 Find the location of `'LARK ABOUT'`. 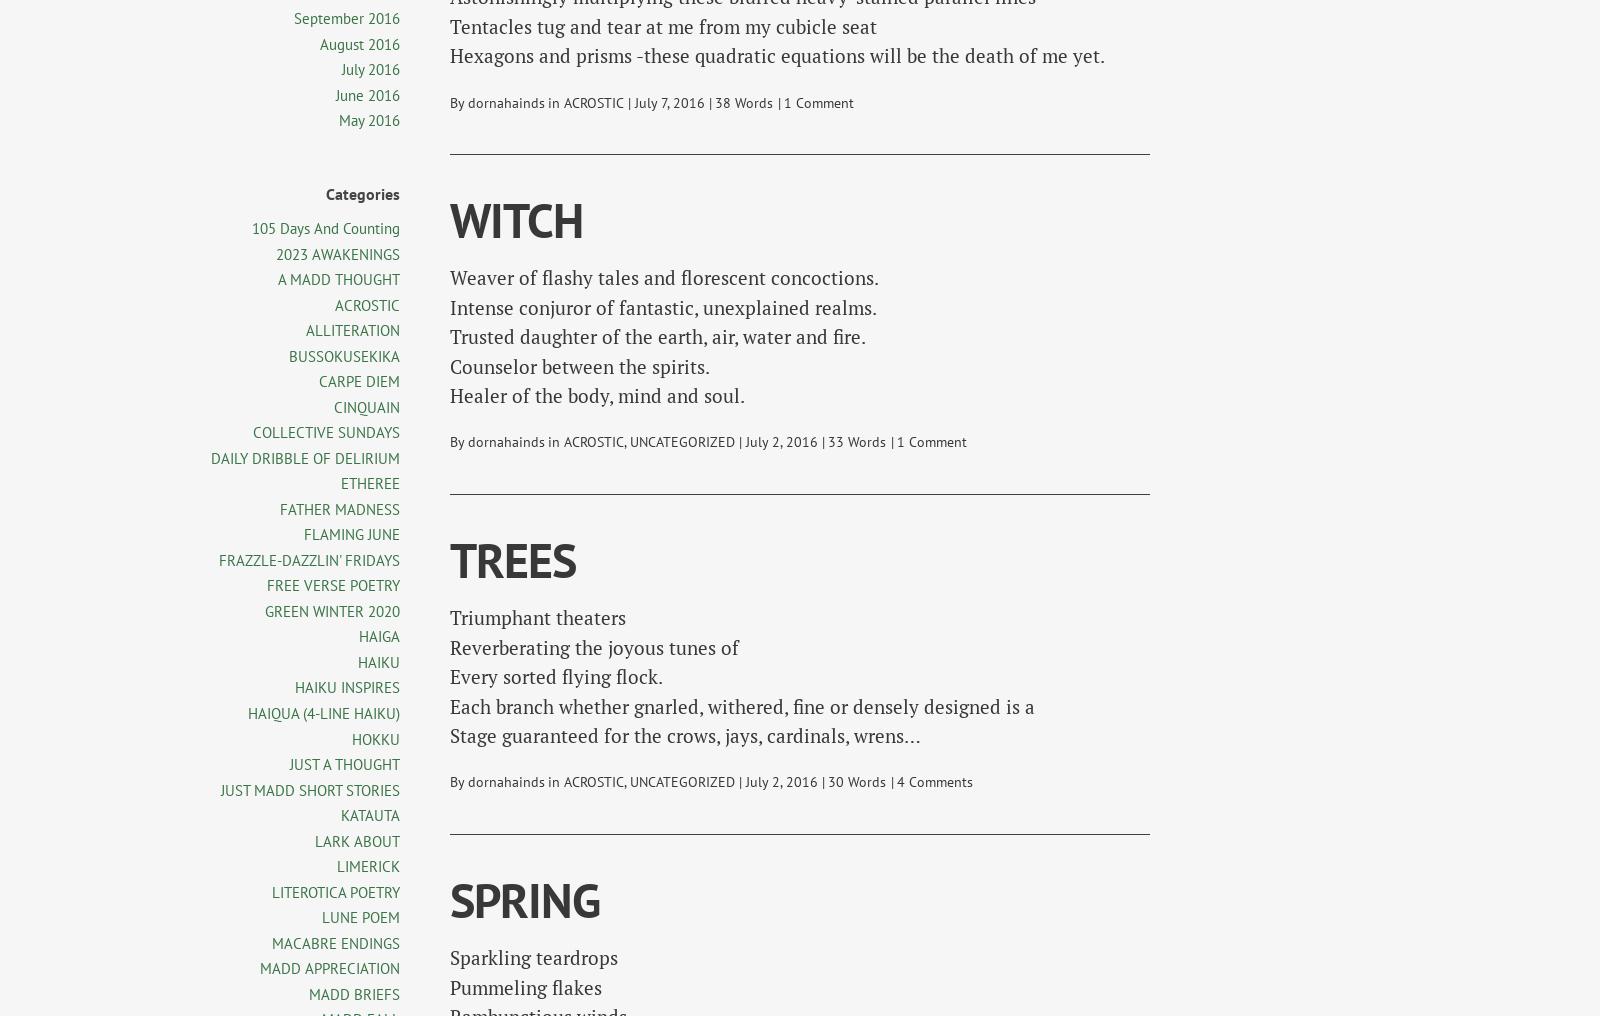

'LARK ABOUT' is located at coordinates (315, 840).